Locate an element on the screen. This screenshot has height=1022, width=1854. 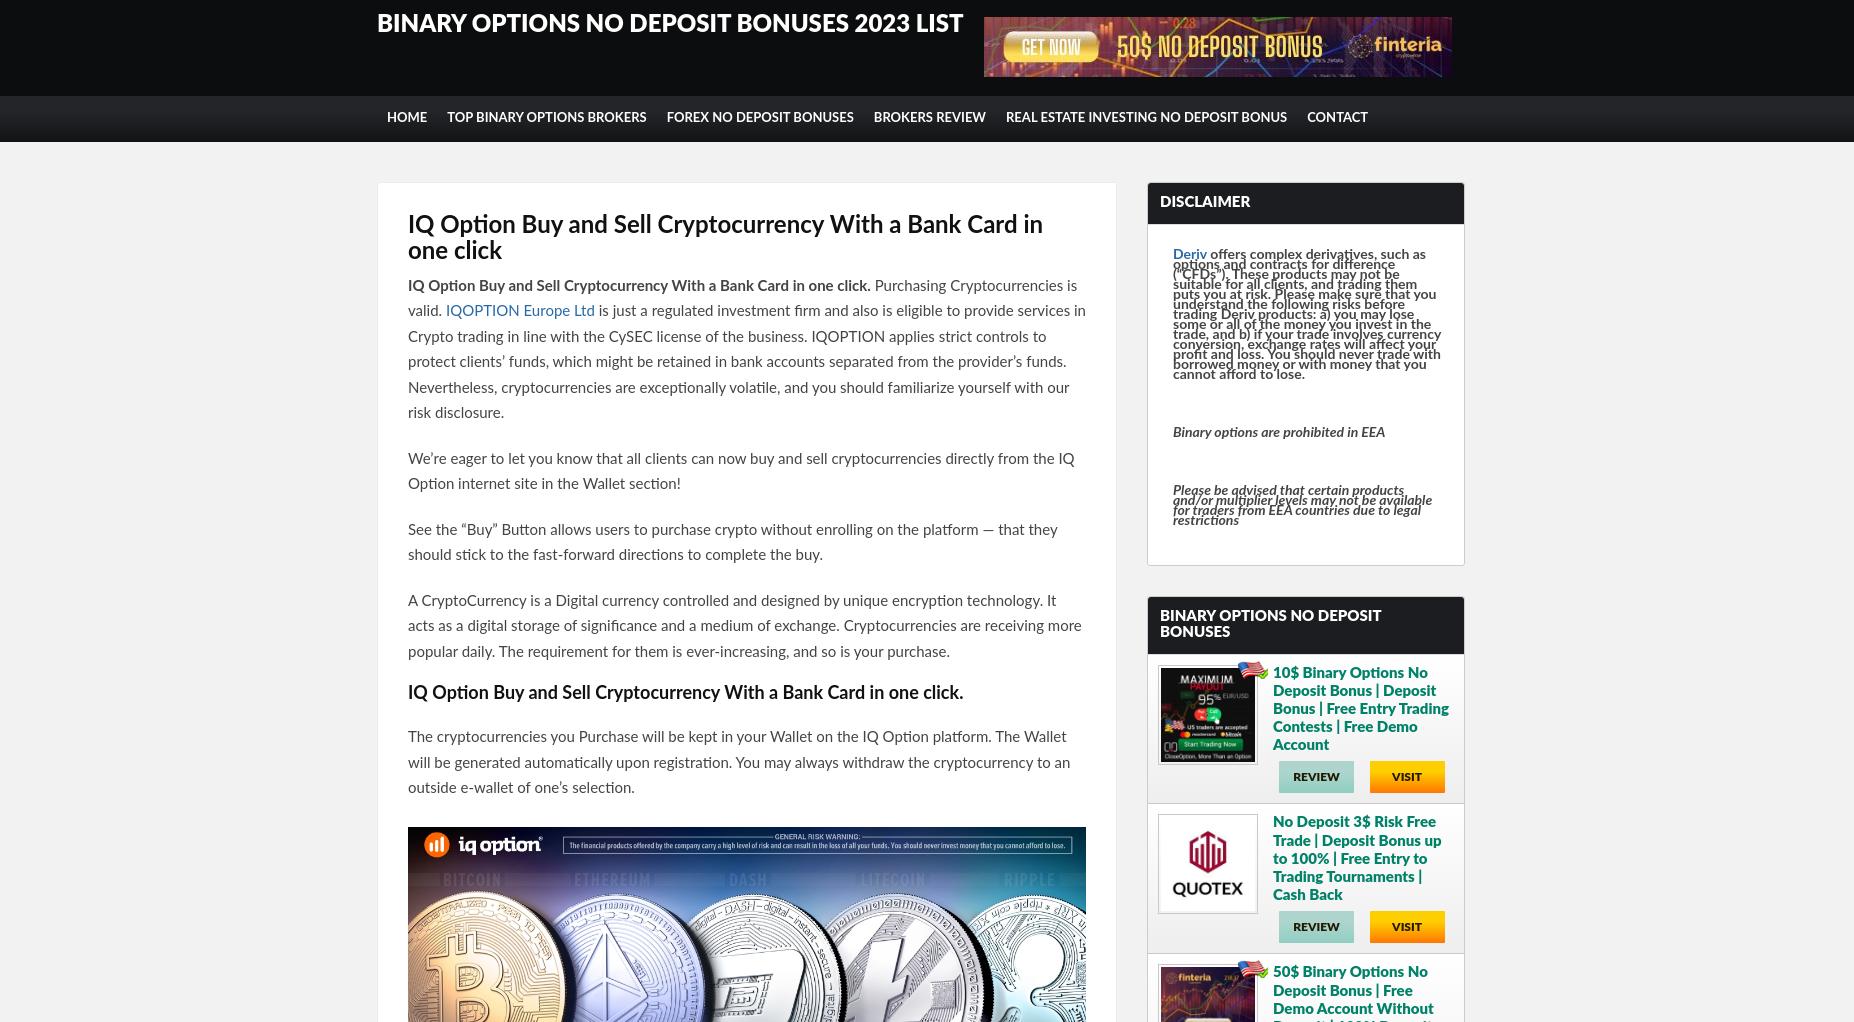
'Brokers Review' is located at coordinates (873, 118).